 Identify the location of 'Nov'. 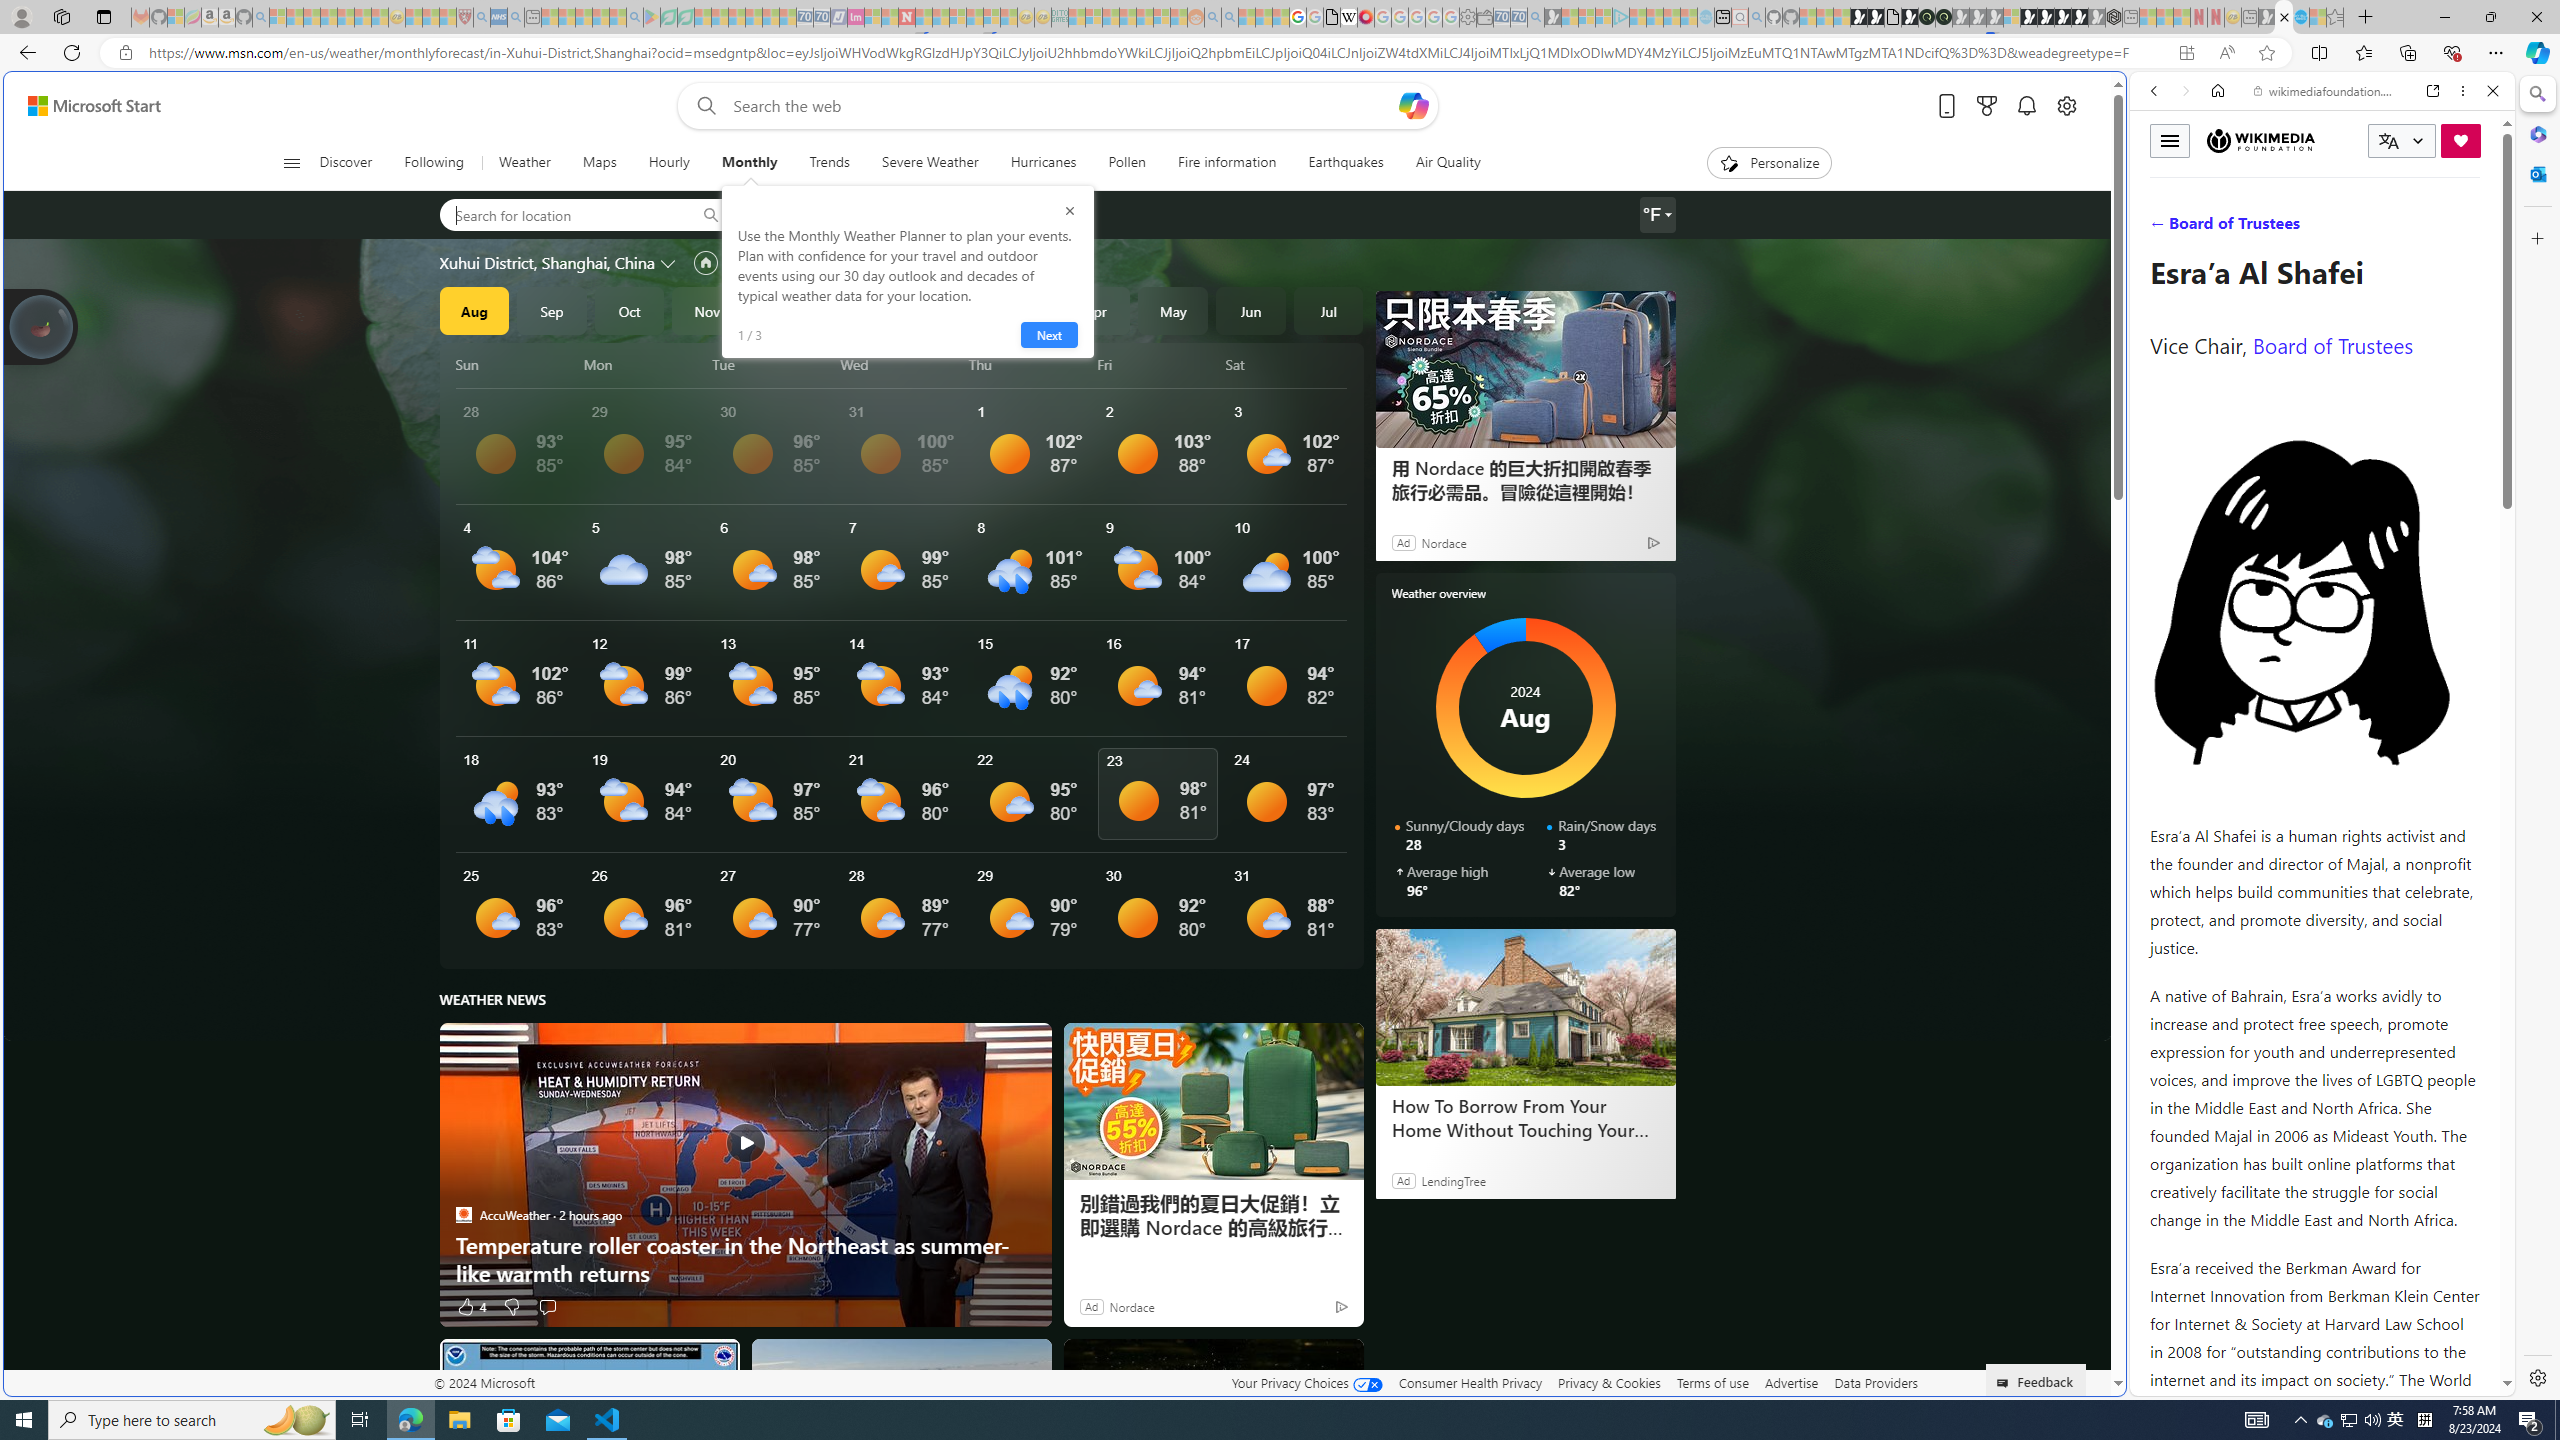
(705, 310).